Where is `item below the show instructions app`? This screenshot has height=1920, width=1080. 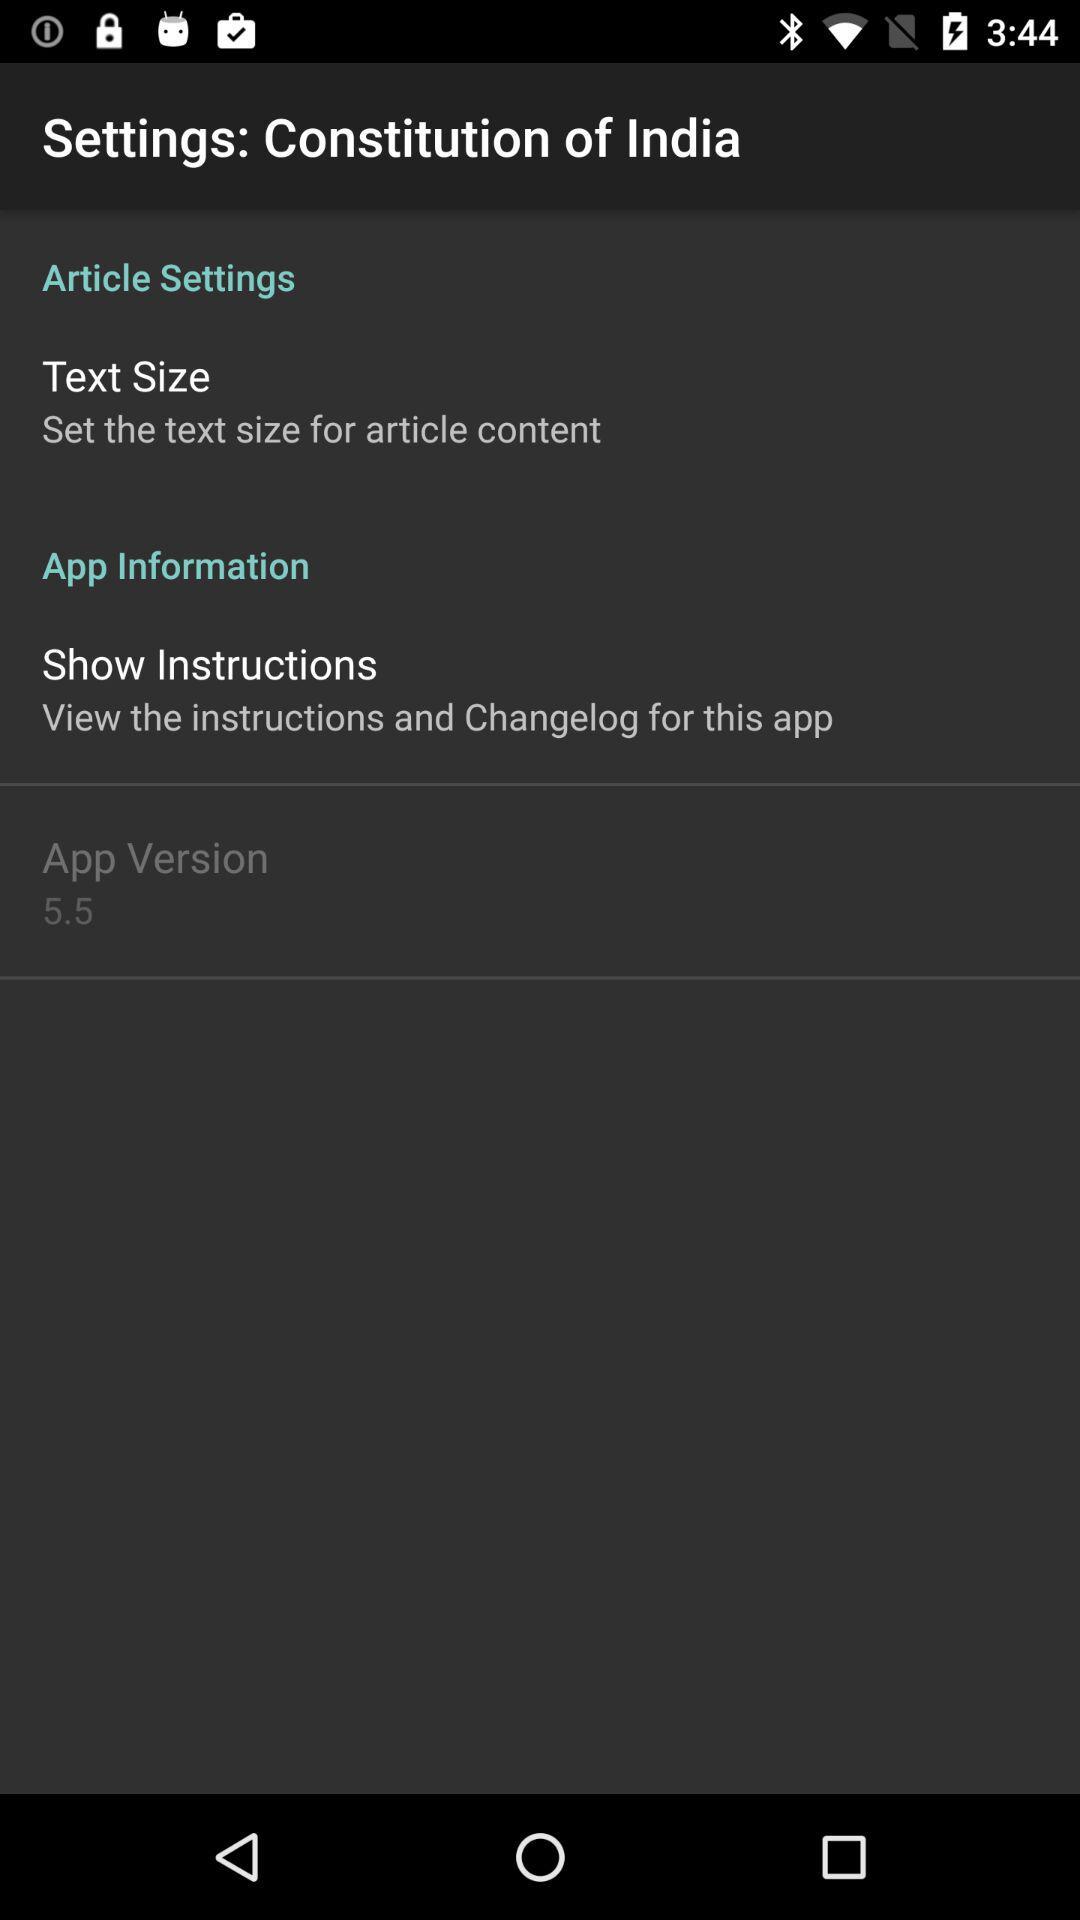
item below the show instructions app is located at coordinates (436, 716).